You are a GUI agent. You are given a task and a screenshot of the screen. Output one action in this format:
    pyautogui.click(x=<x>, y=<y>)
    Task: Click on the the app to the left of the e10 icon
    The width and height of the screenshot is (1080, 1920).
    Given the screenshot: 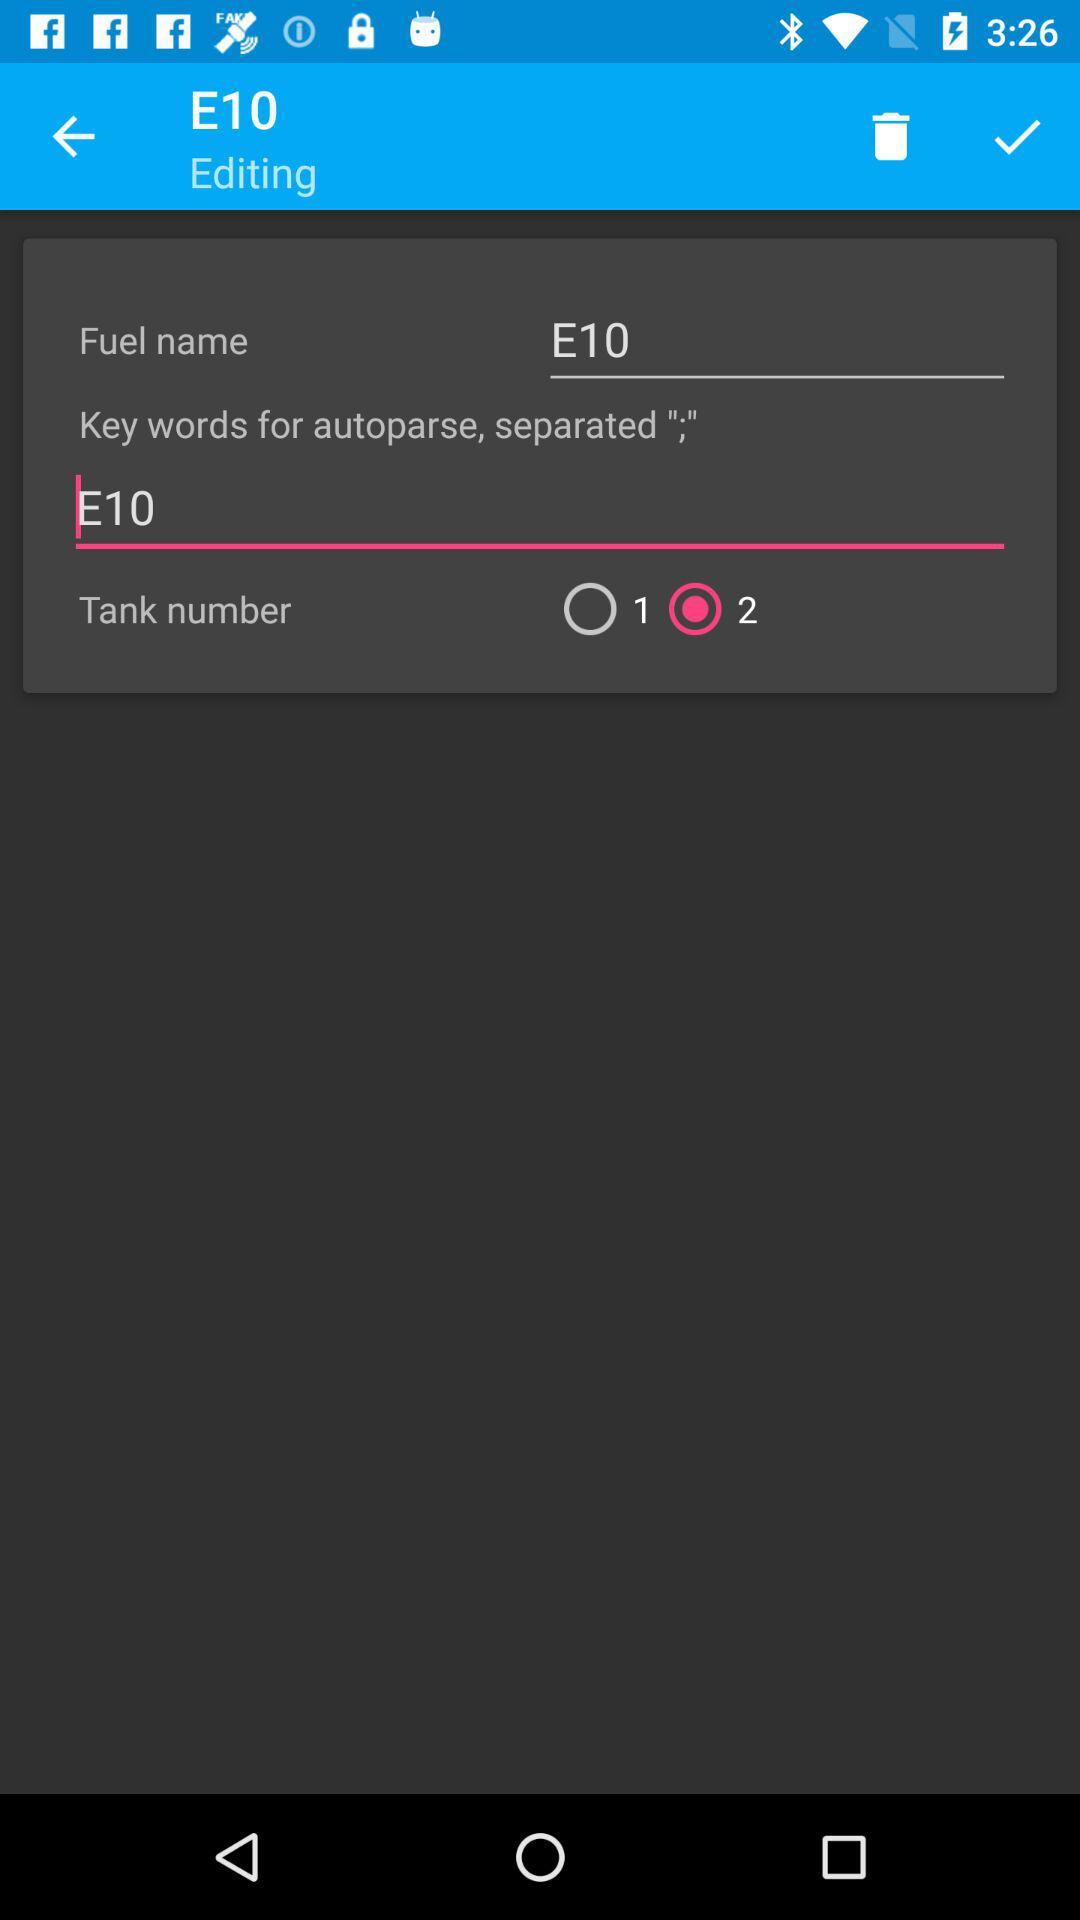 What is the action you would take?
    pyautogui.click(x=72, y=135)
    